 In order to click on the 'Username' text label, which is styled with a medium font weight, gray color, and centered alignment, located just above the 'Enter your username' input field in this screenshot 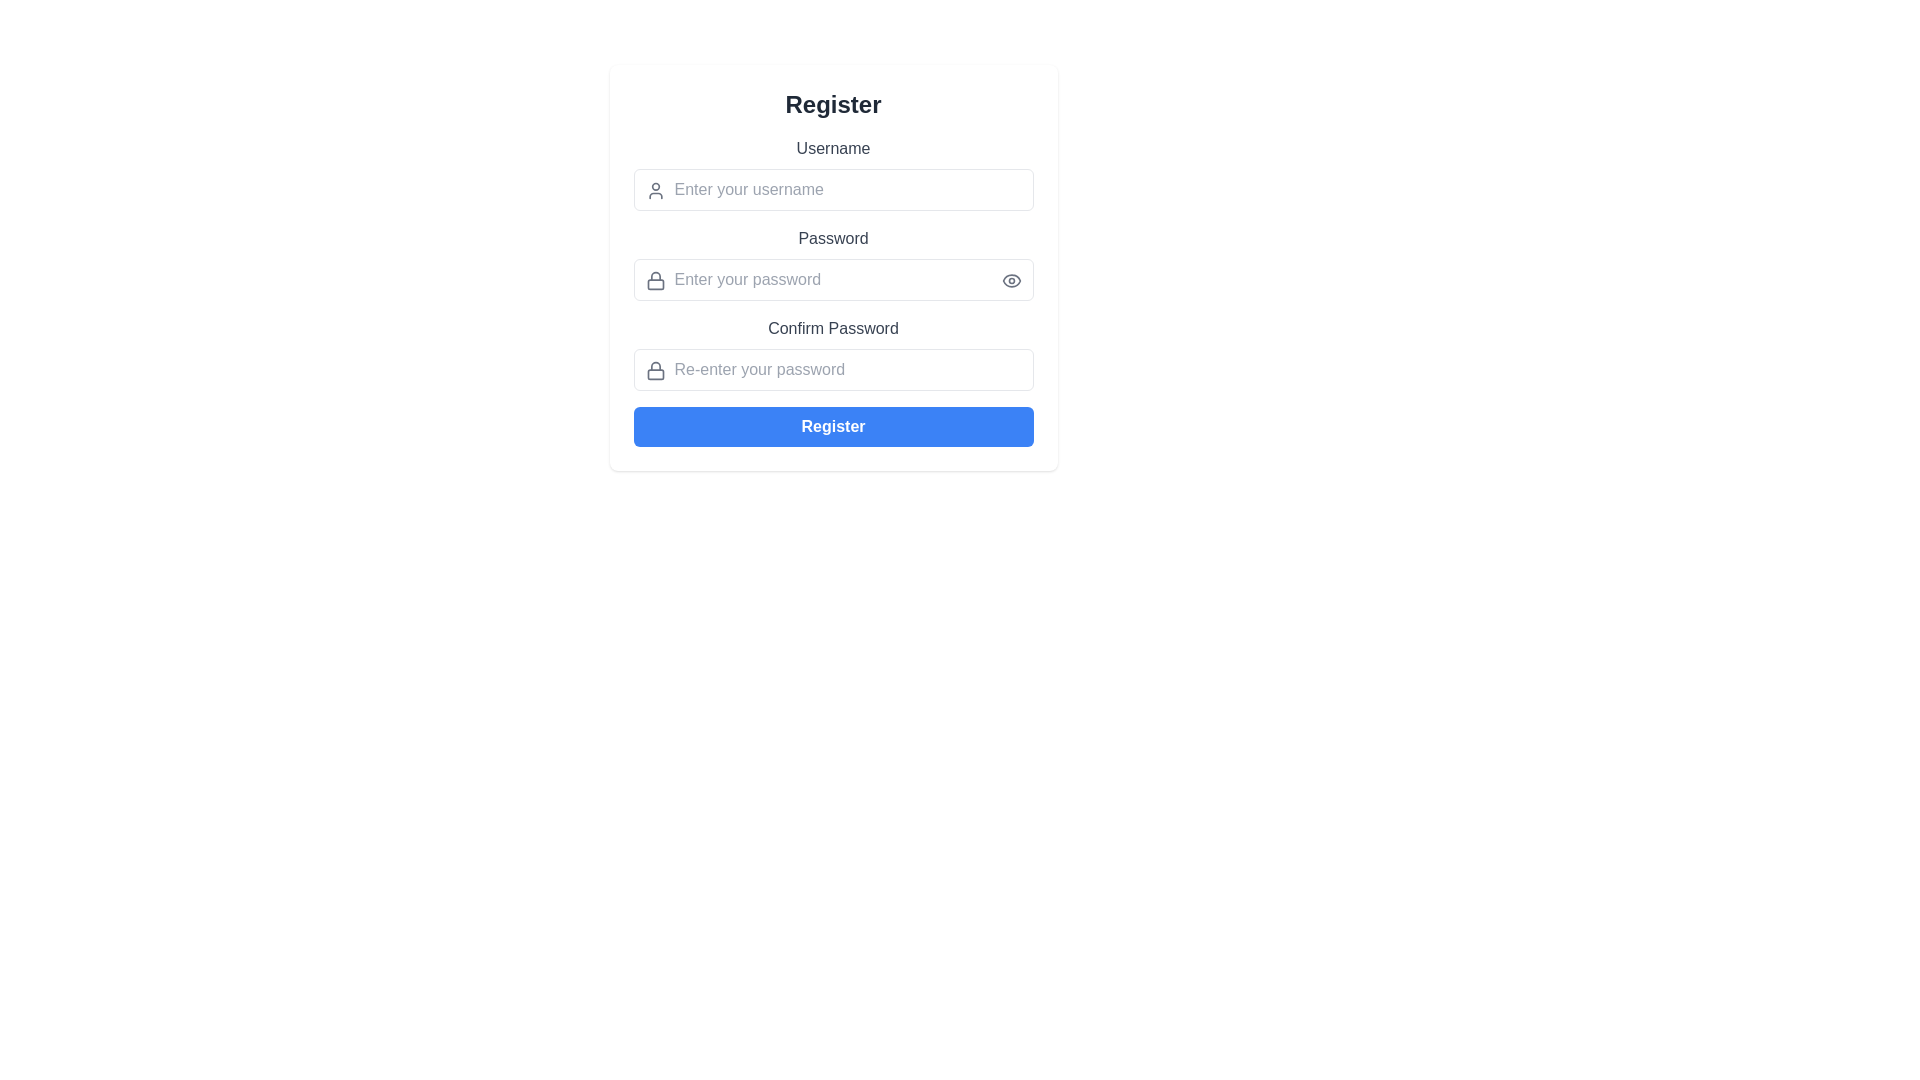, I will do `click(833, 148)`.